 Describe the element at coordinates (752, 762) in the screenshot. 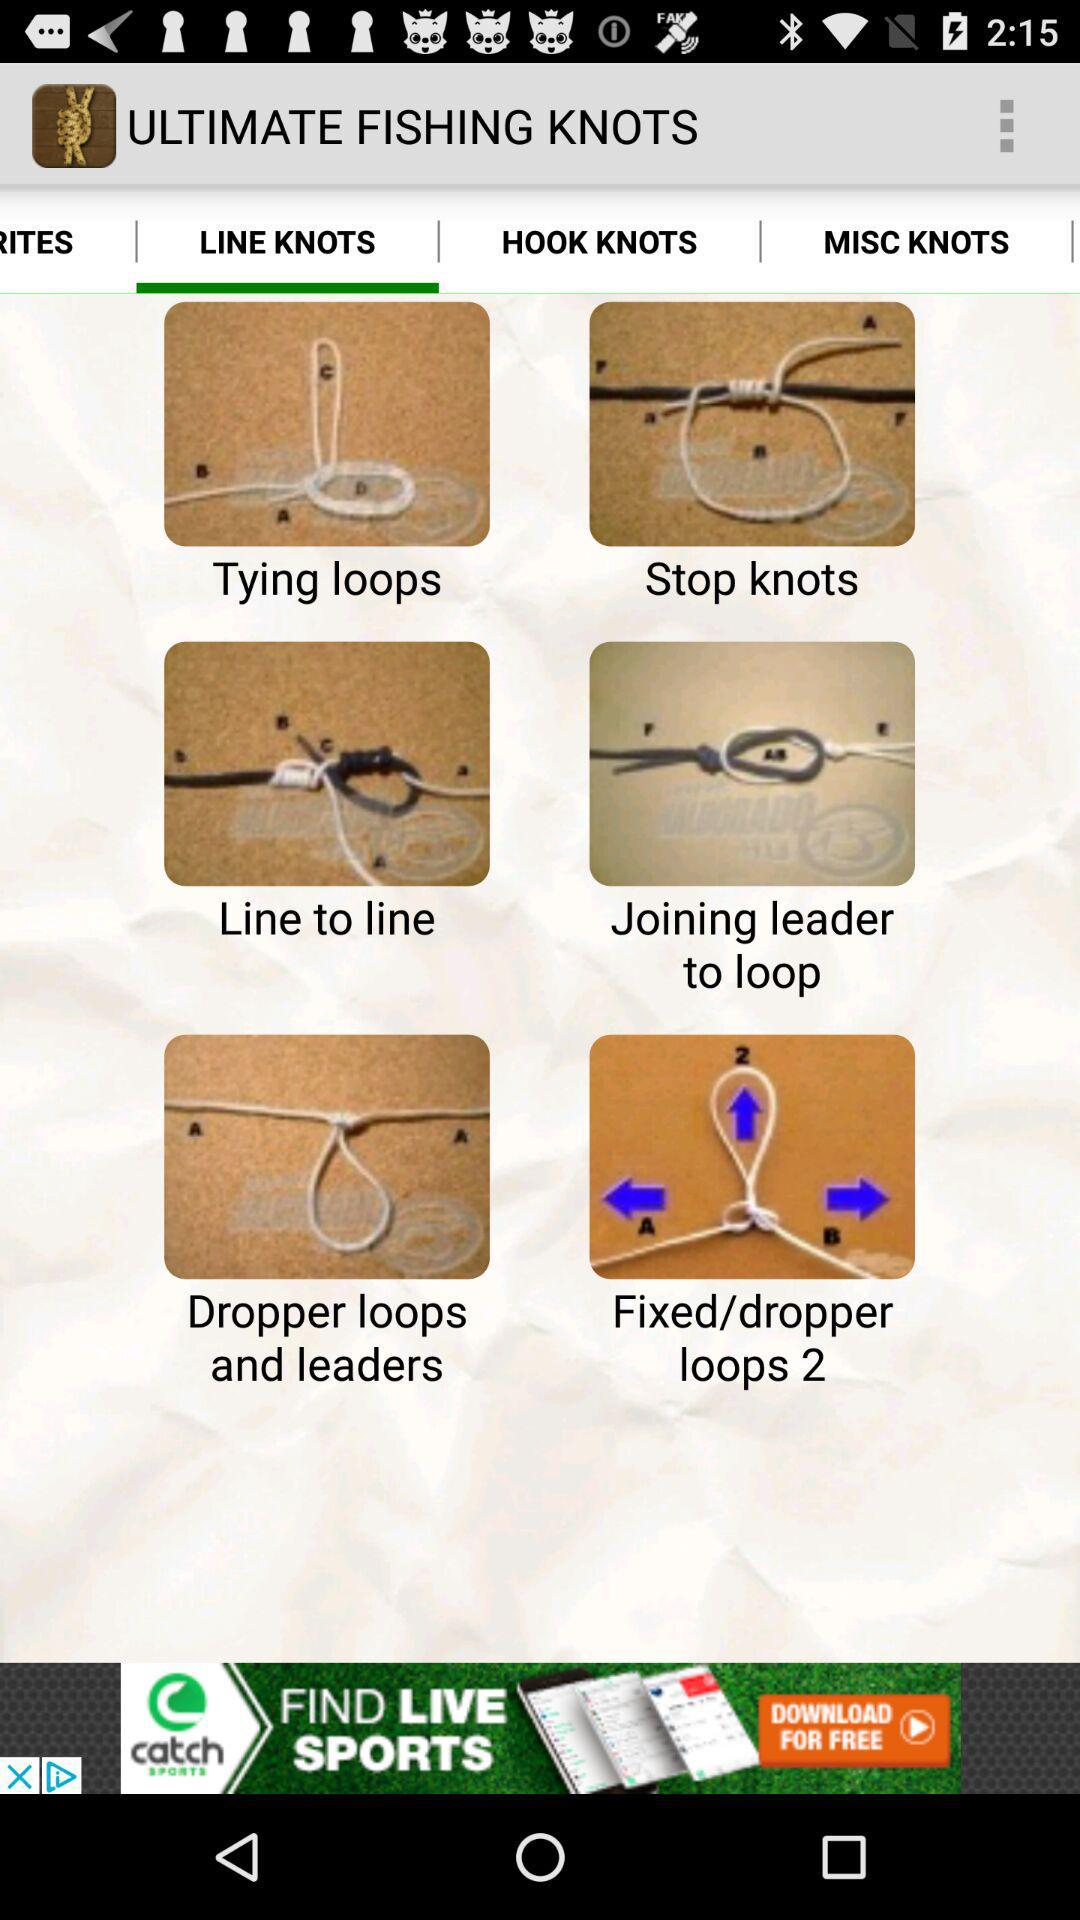

I see `display picture` at that location.